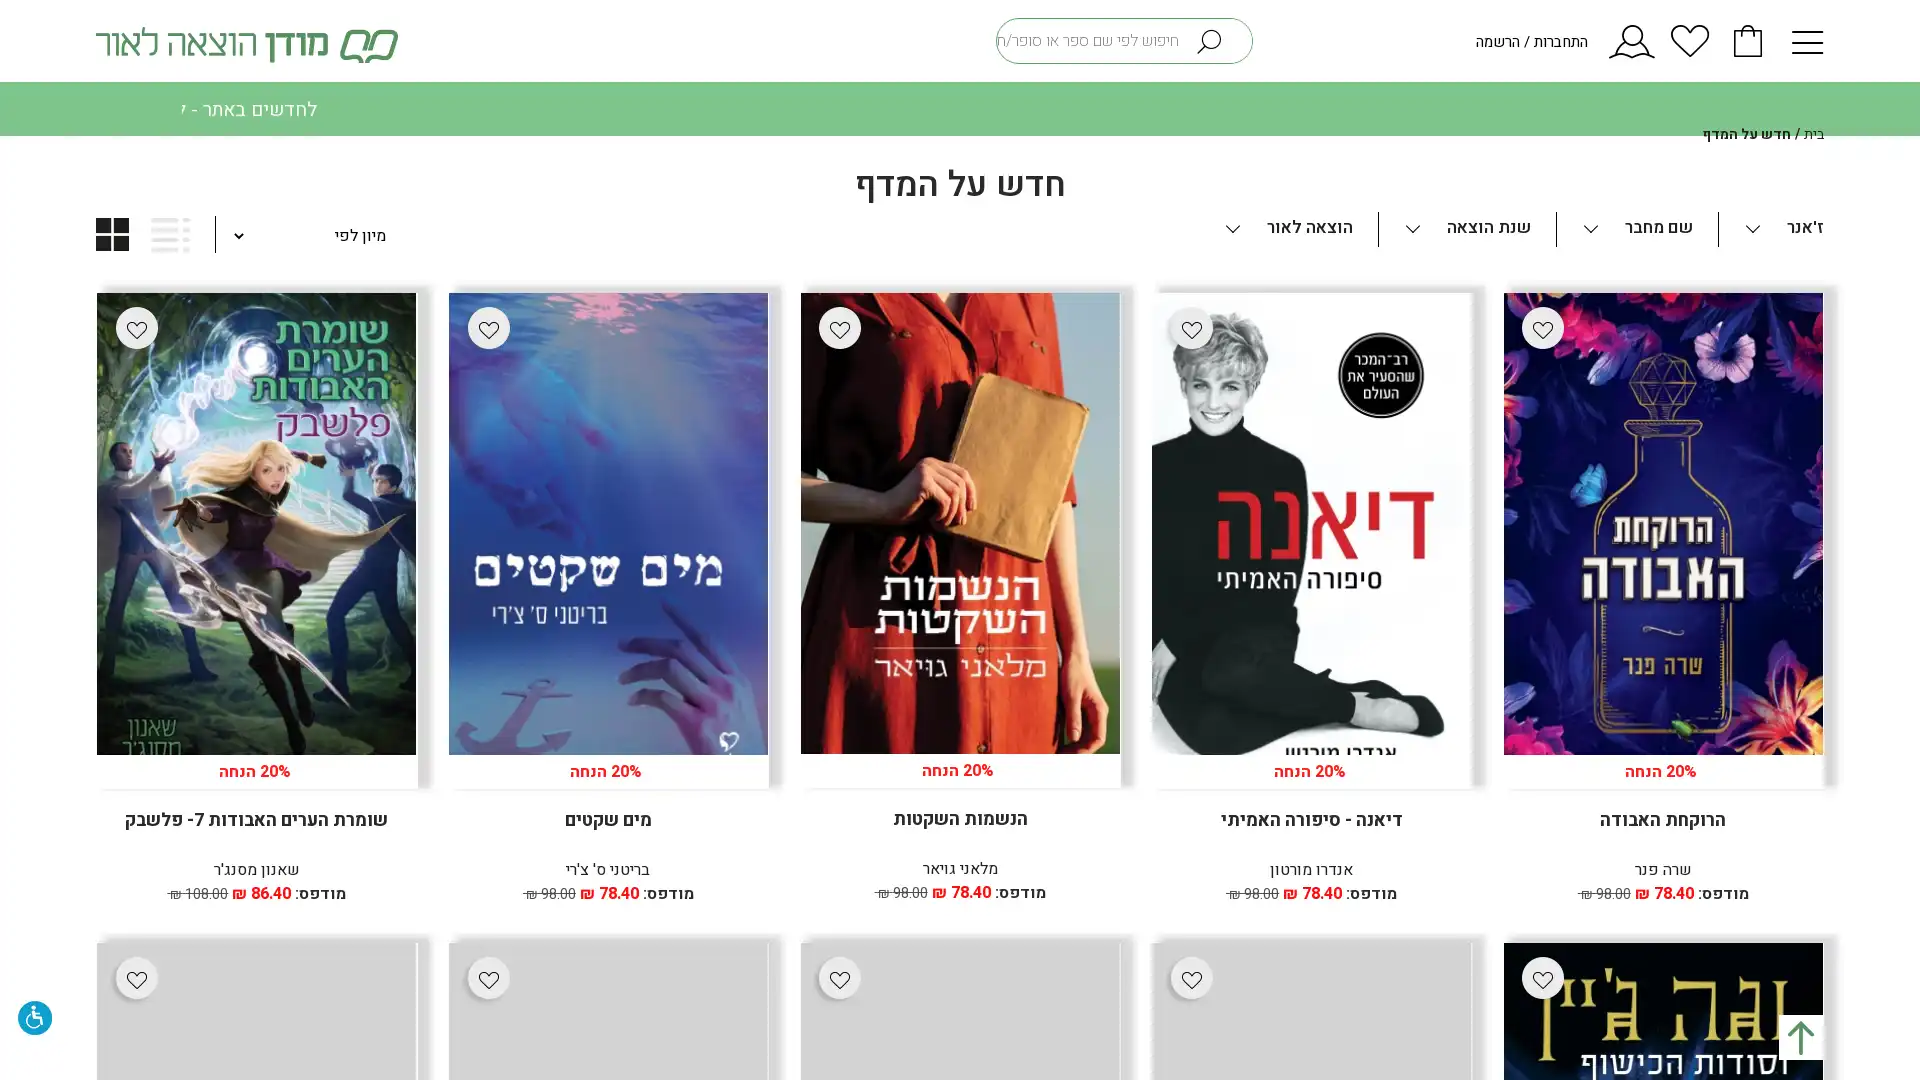  Describe the element at coordinates (1799, 39) in the screenshot. I see `Toggle navigation` at that location.